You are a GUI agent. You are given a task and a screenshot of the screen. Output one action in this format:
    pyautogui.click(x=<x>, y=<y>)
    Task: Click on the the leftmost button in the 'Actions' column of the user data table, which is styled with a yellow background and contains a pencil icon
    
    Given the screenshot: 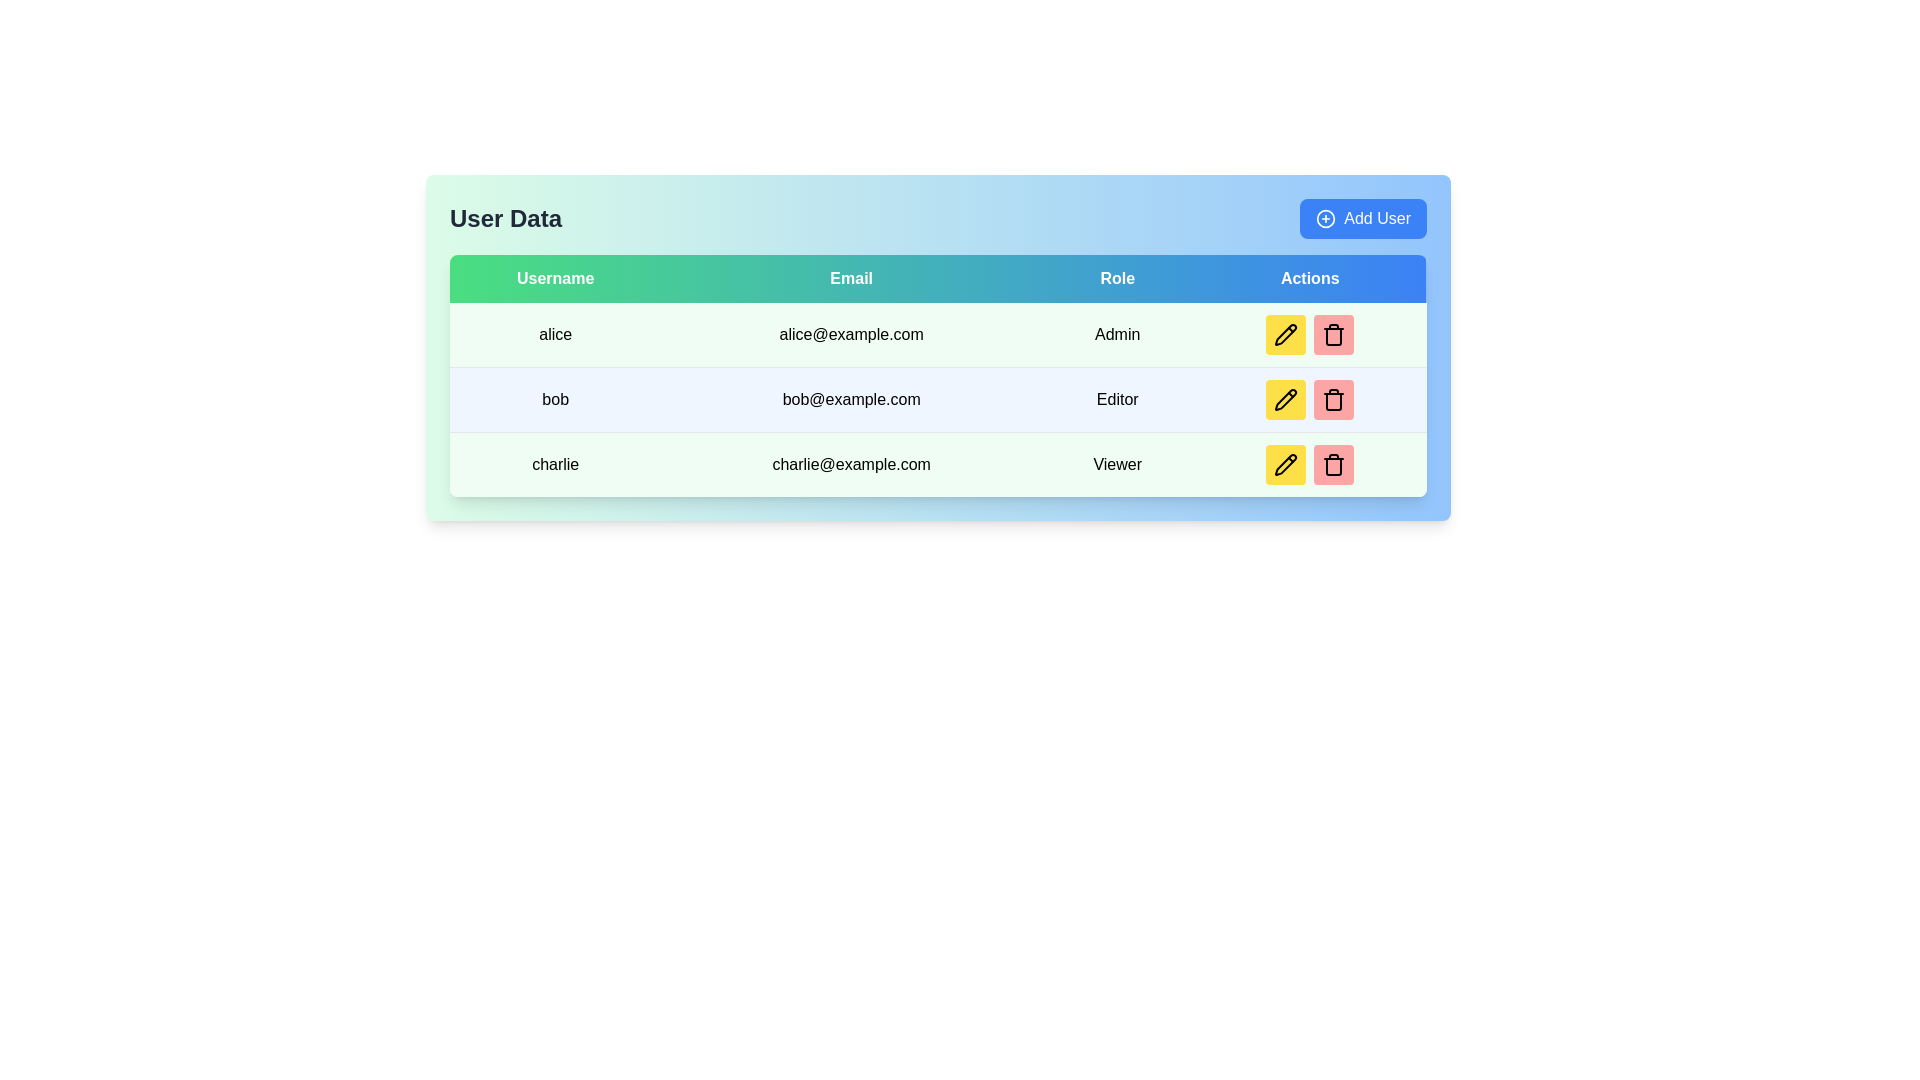 What is the action you would take?
    pyautogui.click(x=1286, y=334)
    